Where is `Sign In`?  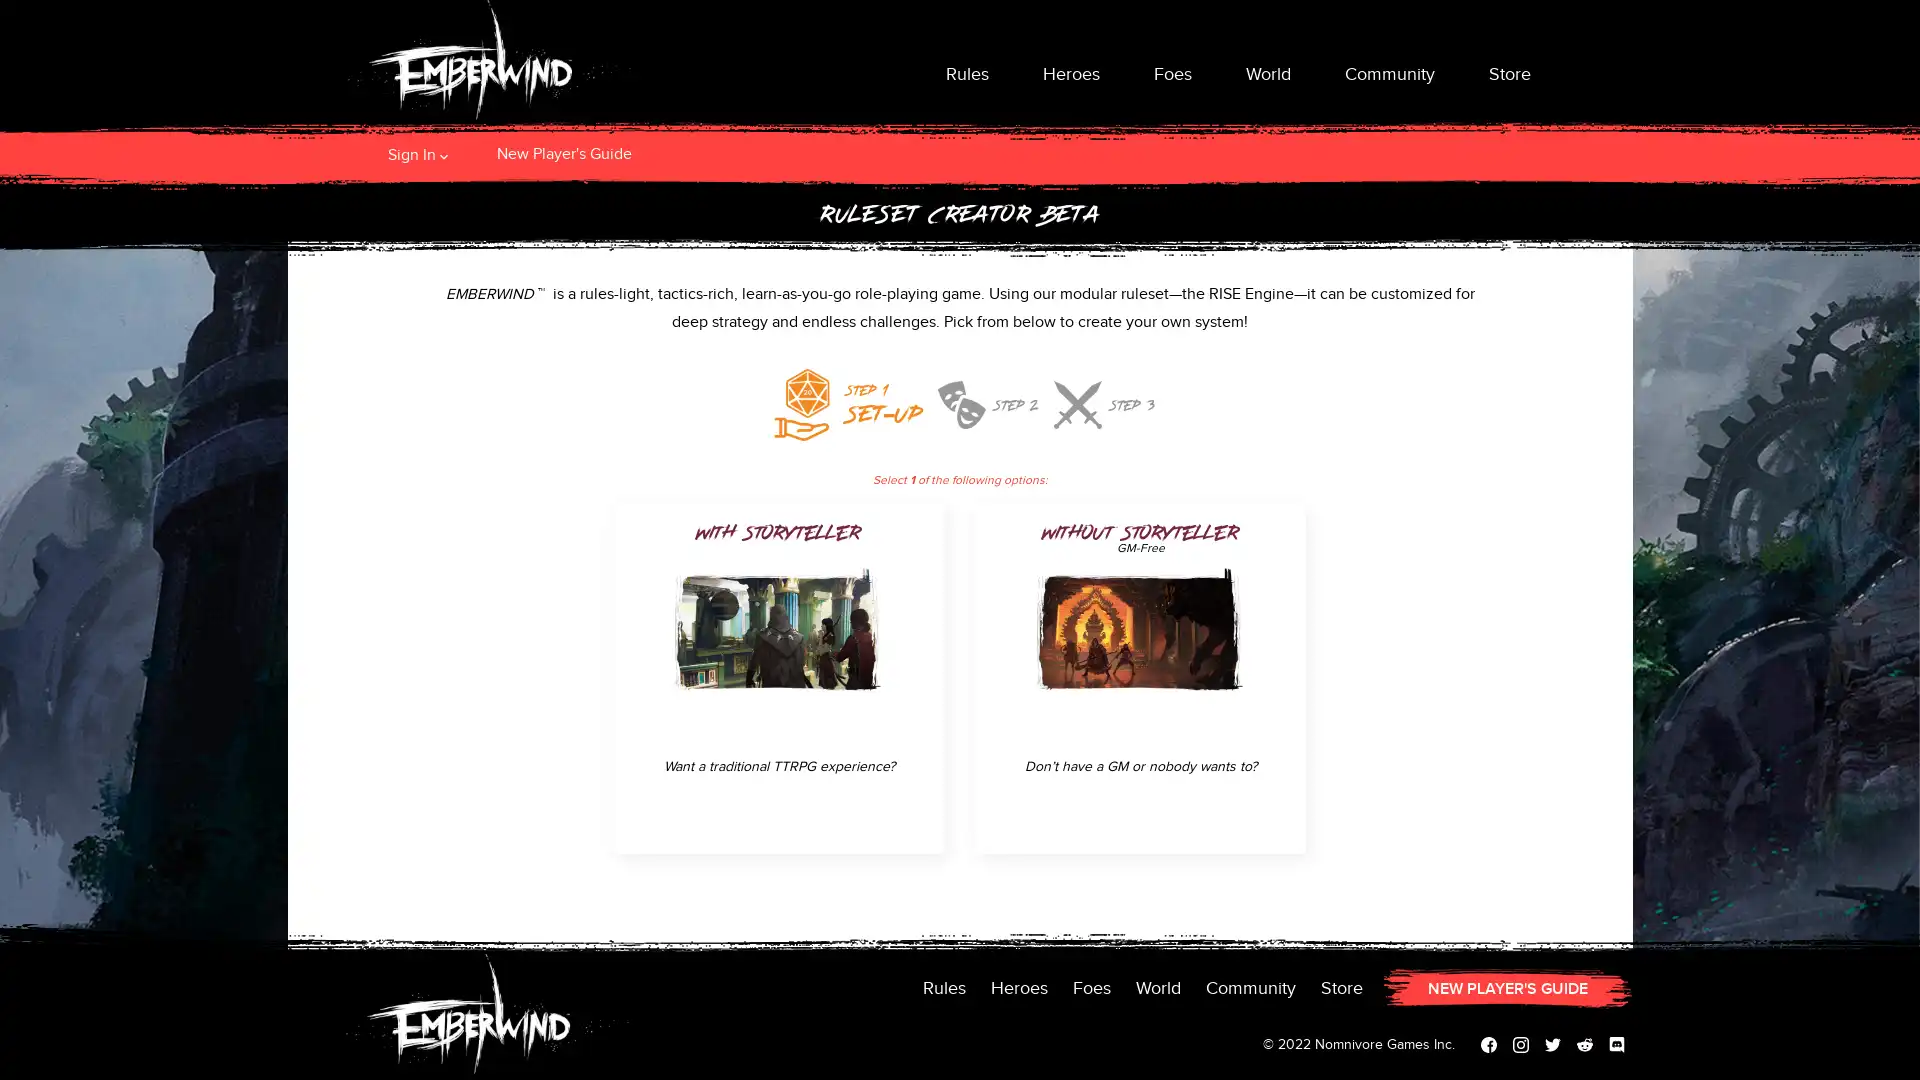
Sign In is located at coordinates (410, 153).